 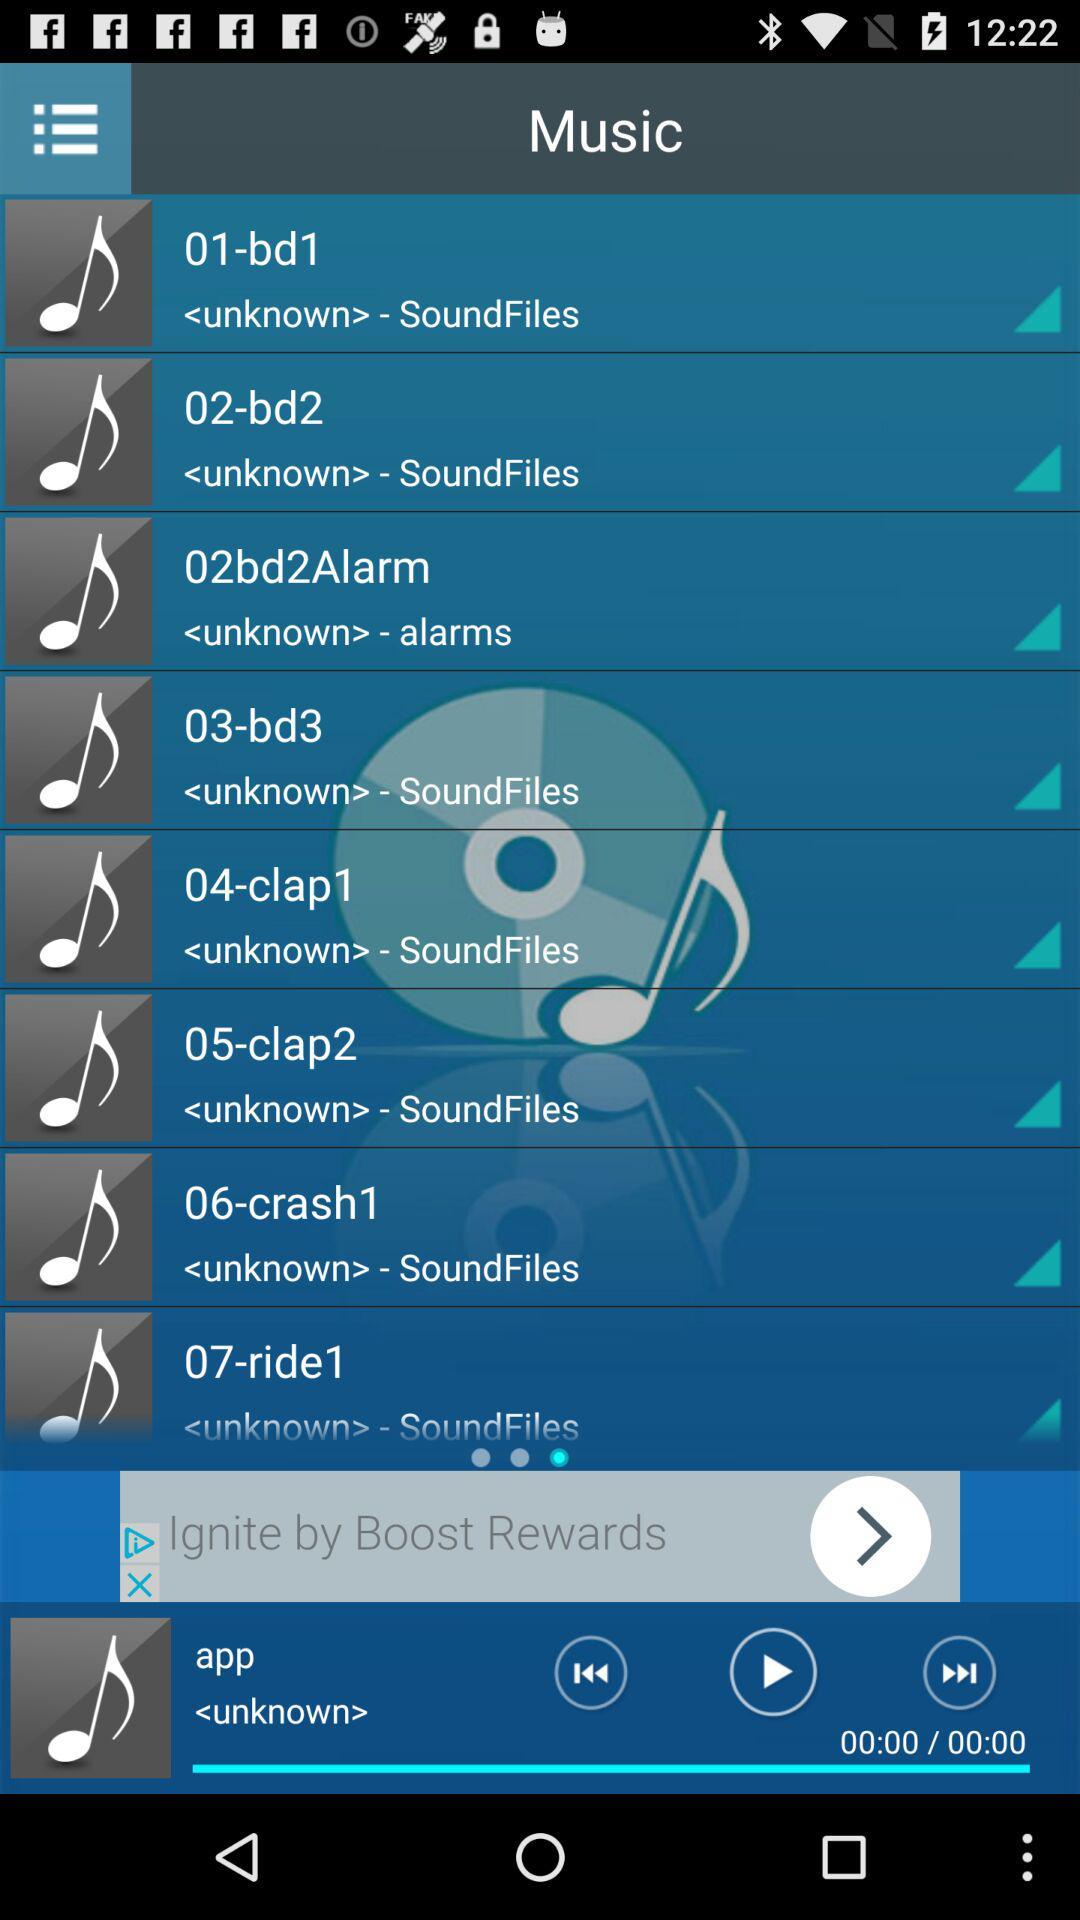 What do you see at coordinates (90, 1697) in the screenshot?
I see `music` at bounding box center [90, 1697].